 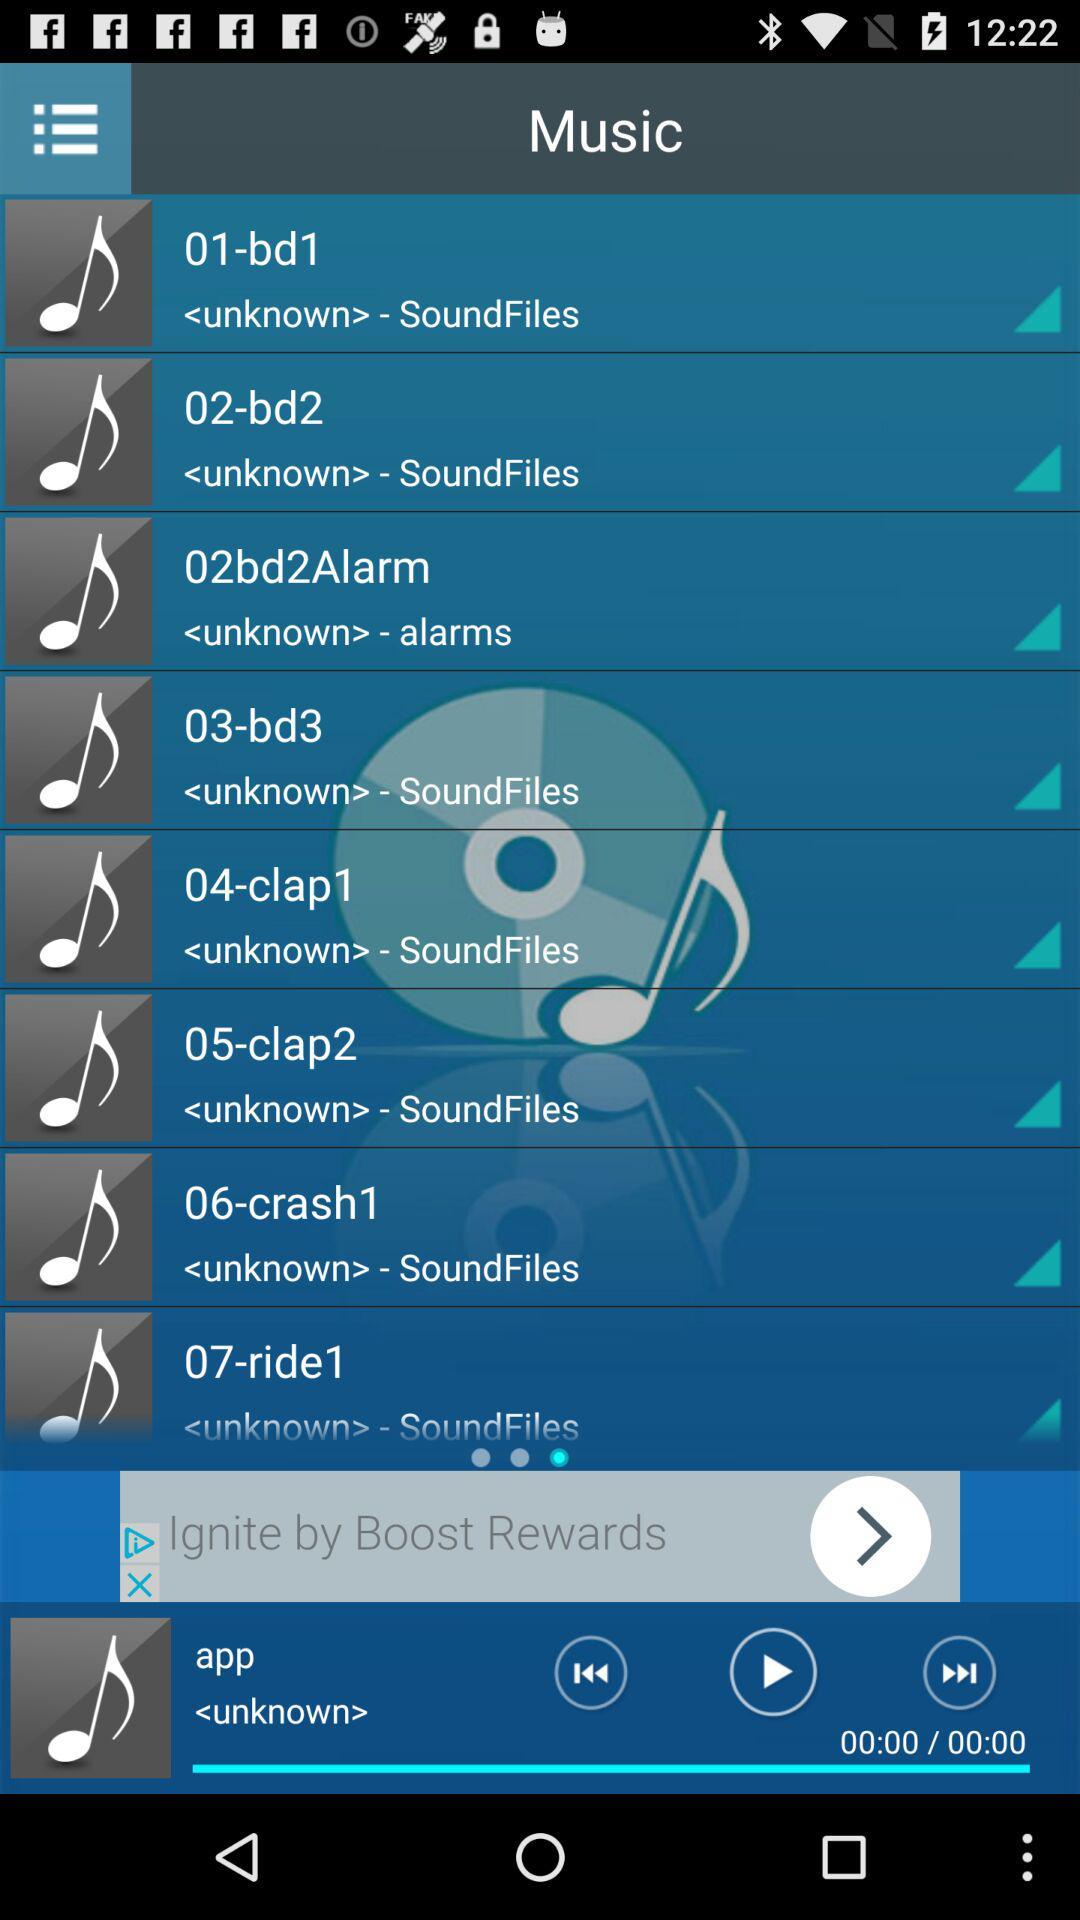 What do you see at coordinates (90, 1697) in the screenshot?
I see `music` at bounding box center [90, 1697].